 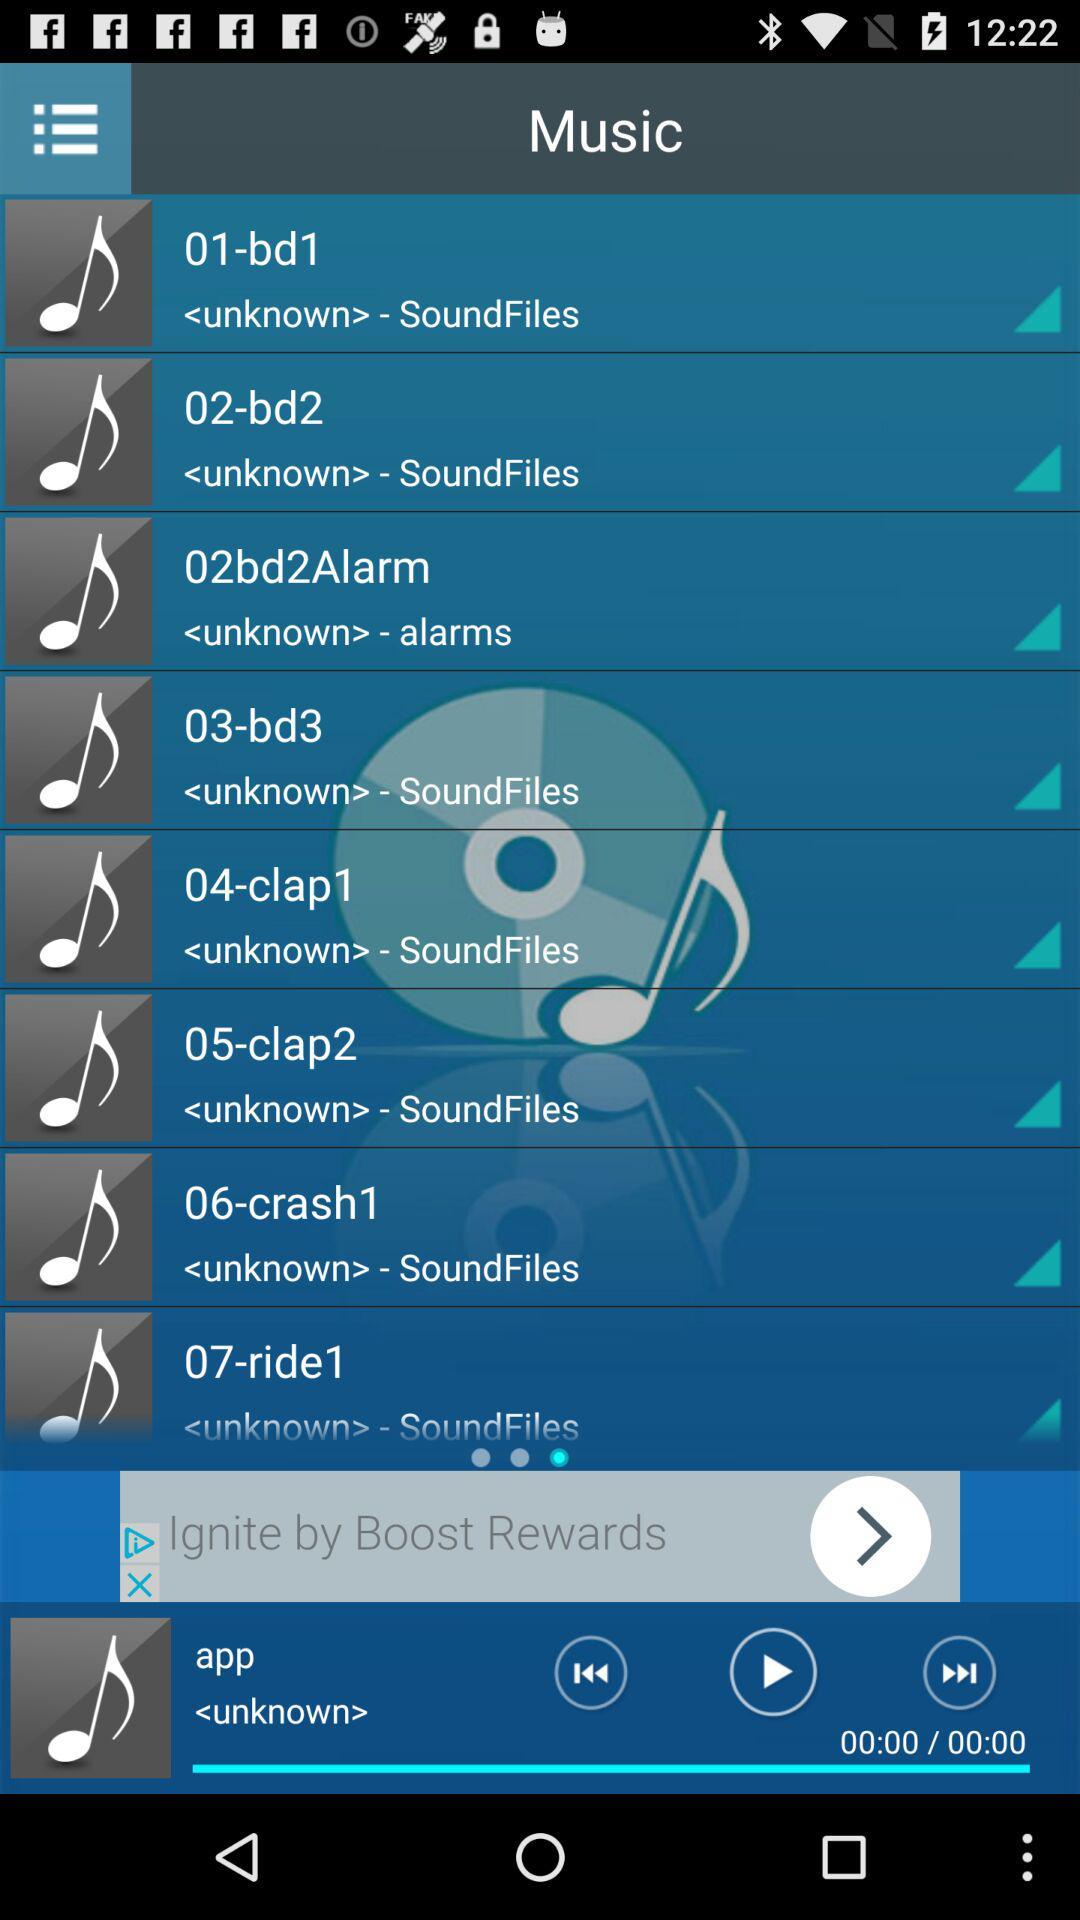 What do you see at coordinates (90, 1697) in the screenshot?
I see `music` at bounding box center [90, 1697].